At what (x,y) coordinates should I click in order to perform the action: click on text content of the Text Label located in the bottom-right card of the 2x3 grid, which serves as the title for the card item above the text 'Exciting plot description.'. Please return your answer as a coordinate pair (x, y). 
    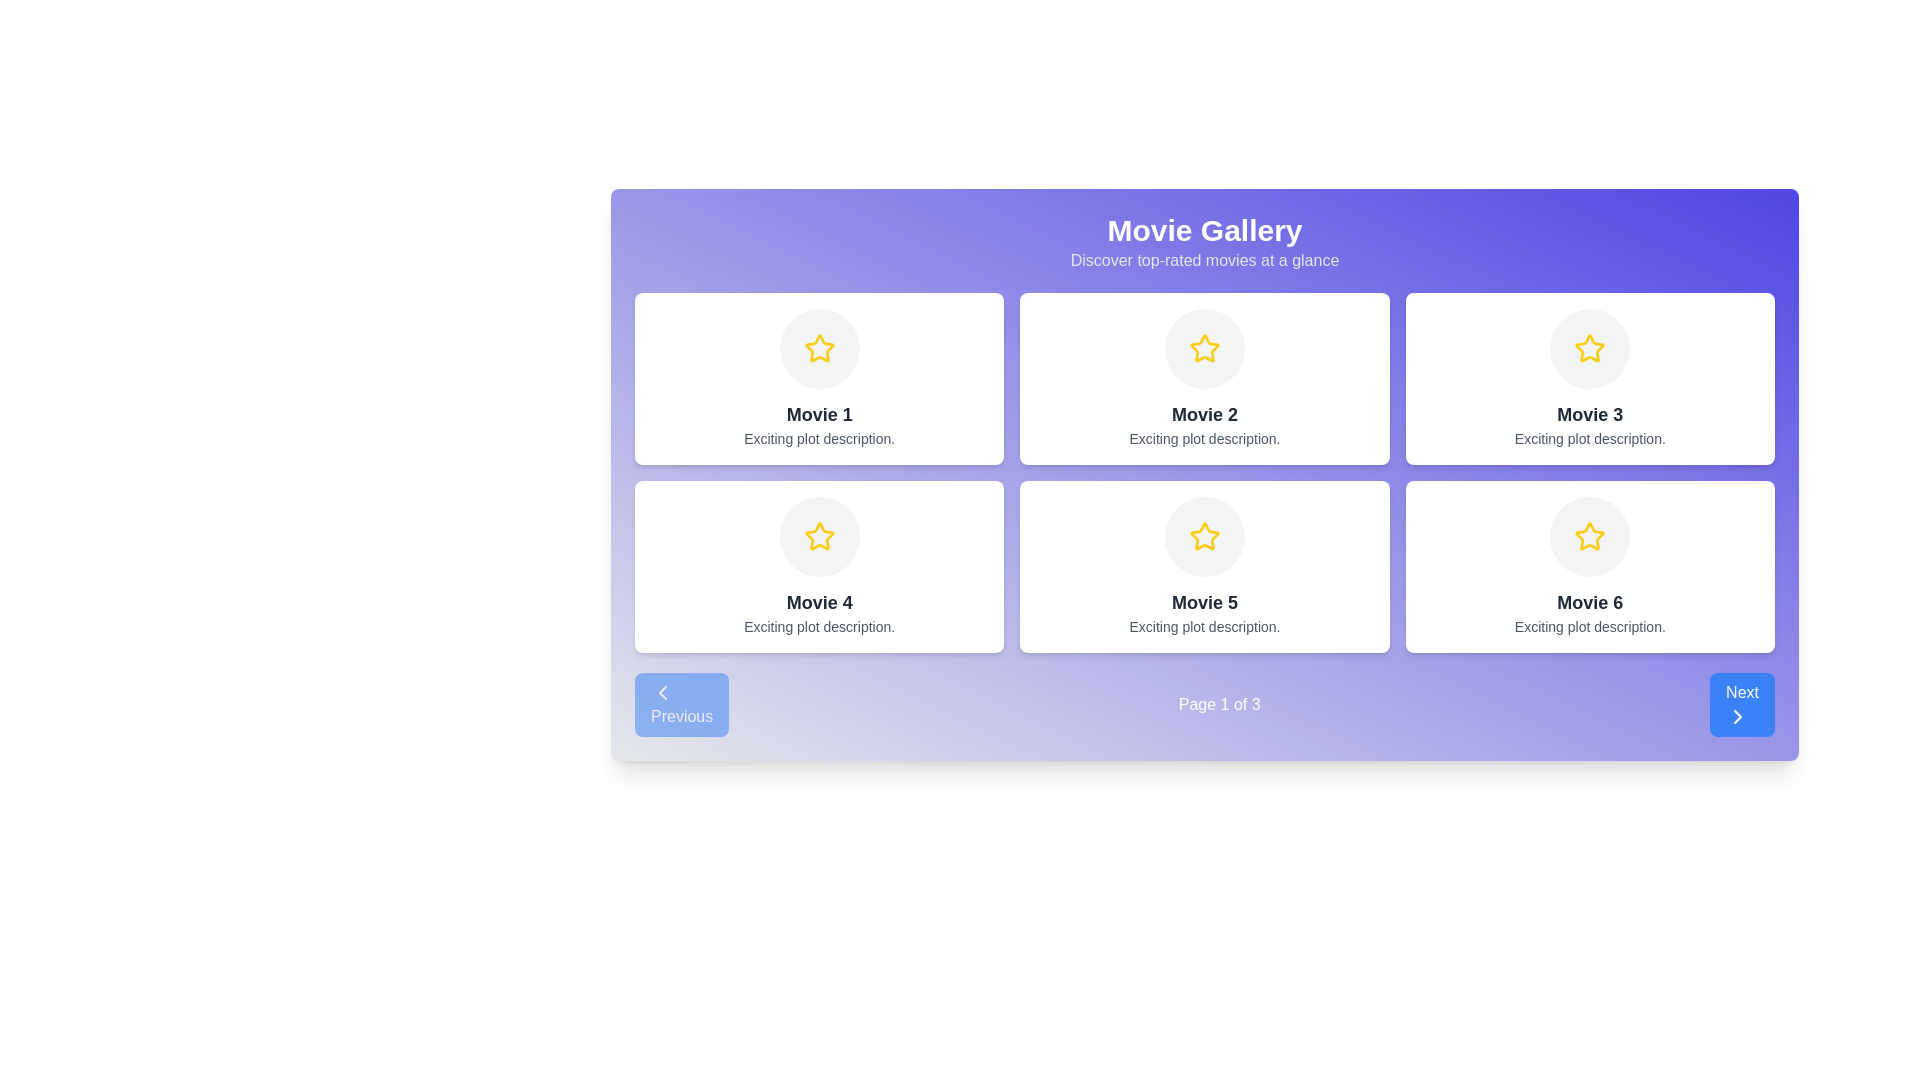
    Looking at the image, I should click on (1589, 601).